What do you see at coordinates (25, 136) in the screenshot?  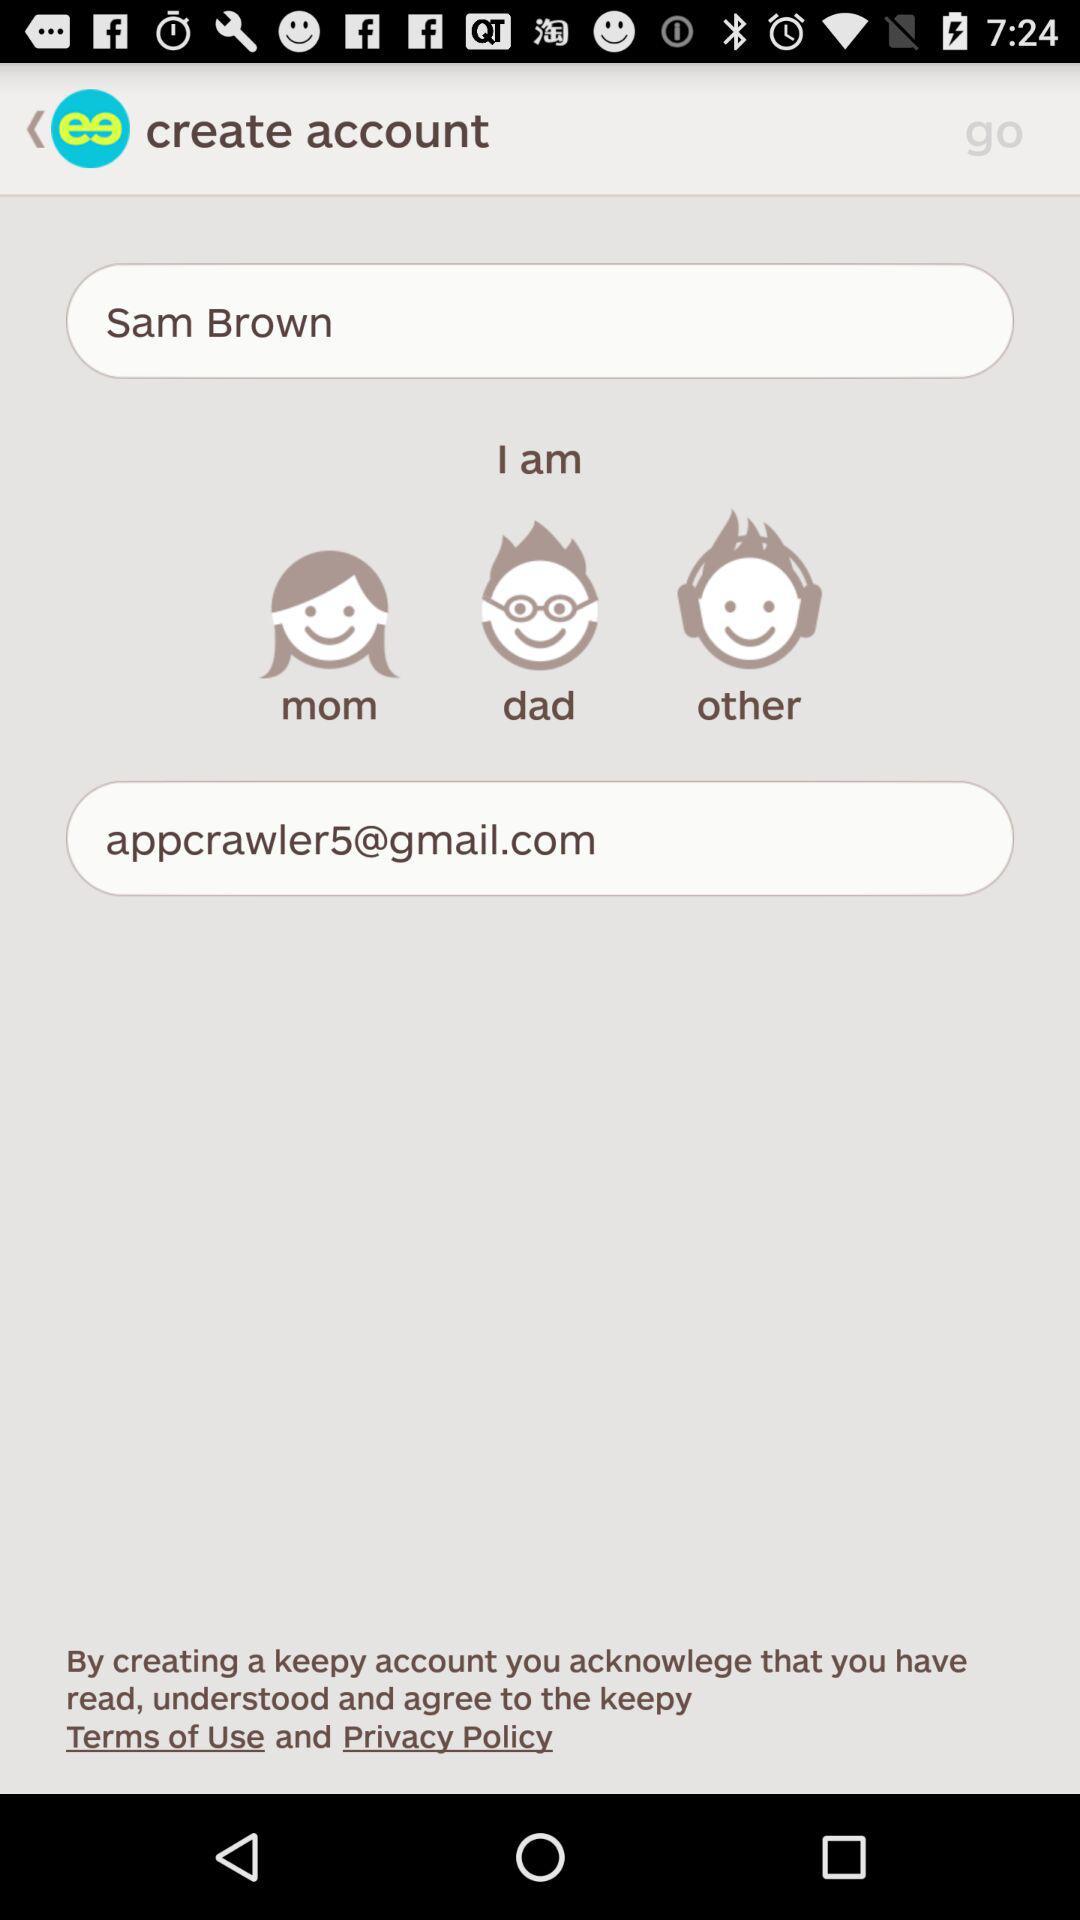 I see `the arrow_backward icon` at bounding box center [25, 136].